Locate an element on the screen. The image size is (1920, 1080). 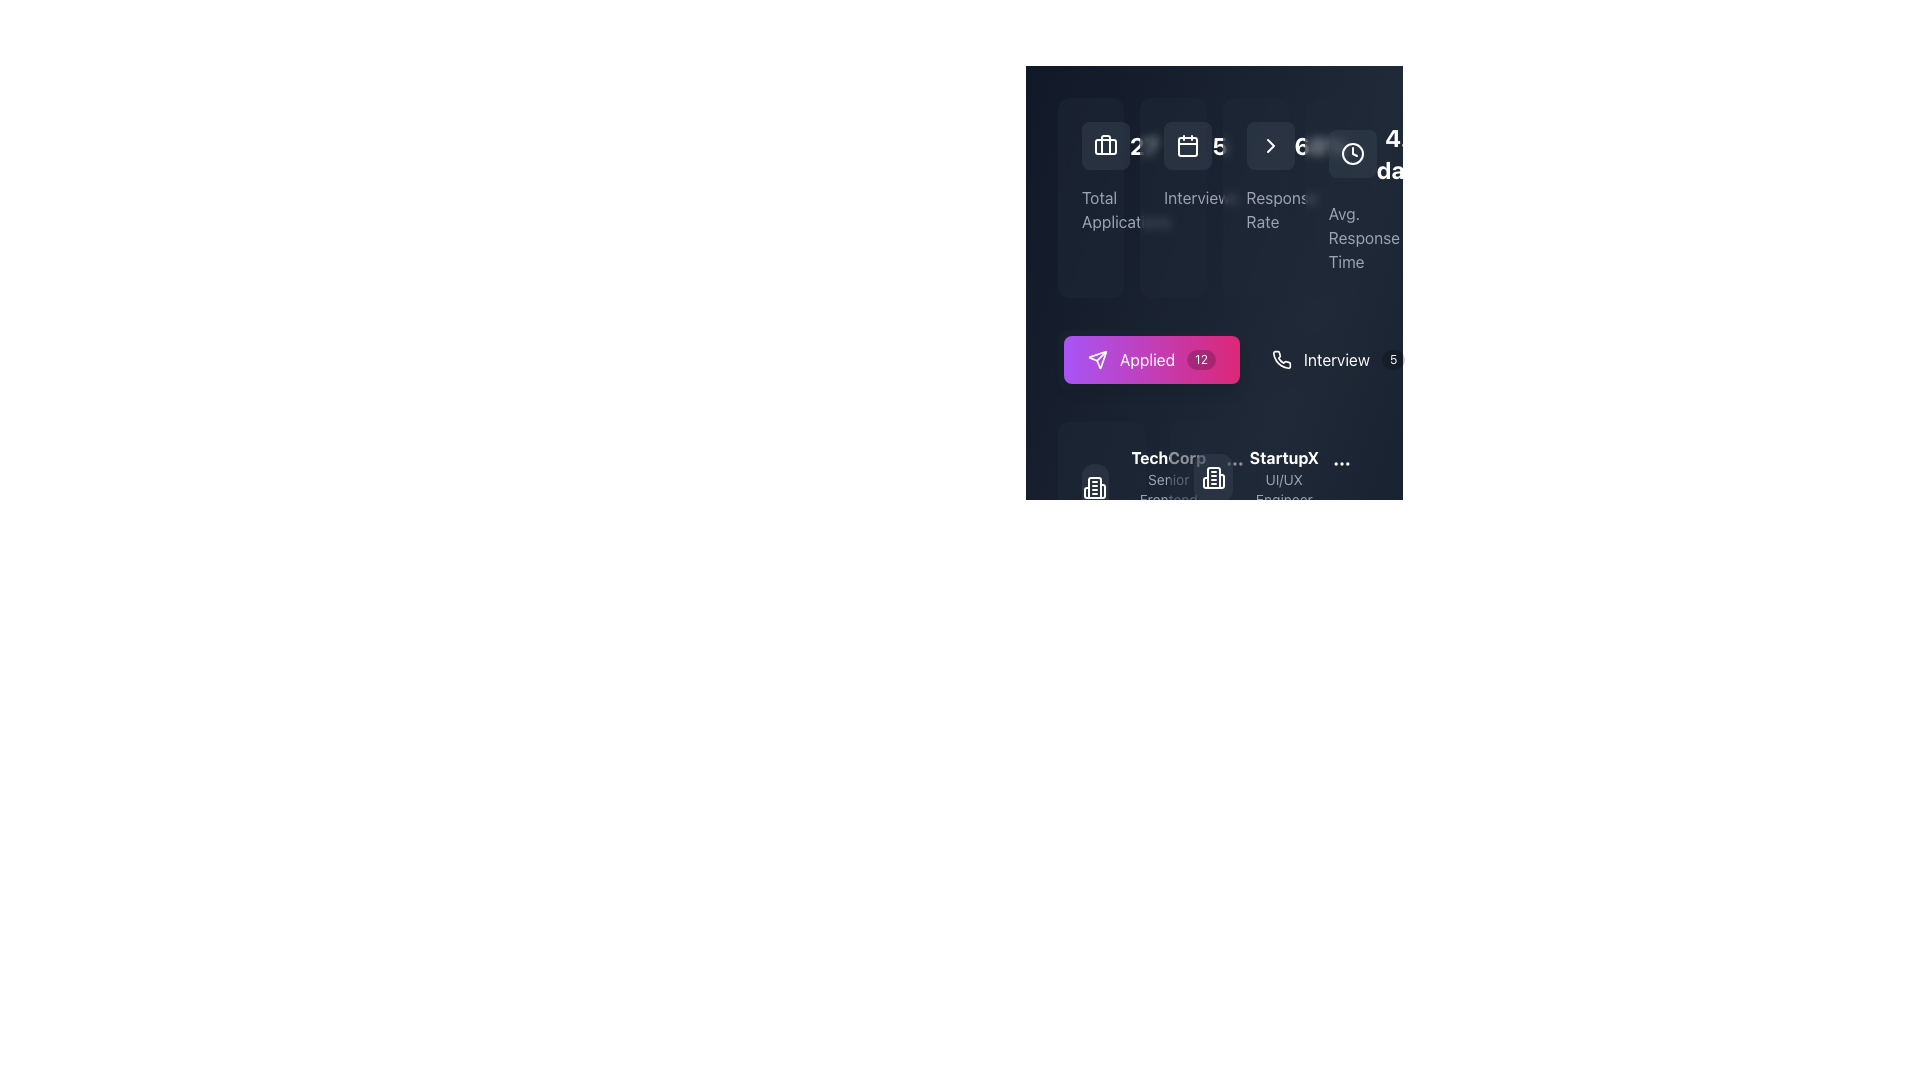
the Chevron Button (right-arrow) located beside the percentage value '68%' is located at coordinates (1269, 145).